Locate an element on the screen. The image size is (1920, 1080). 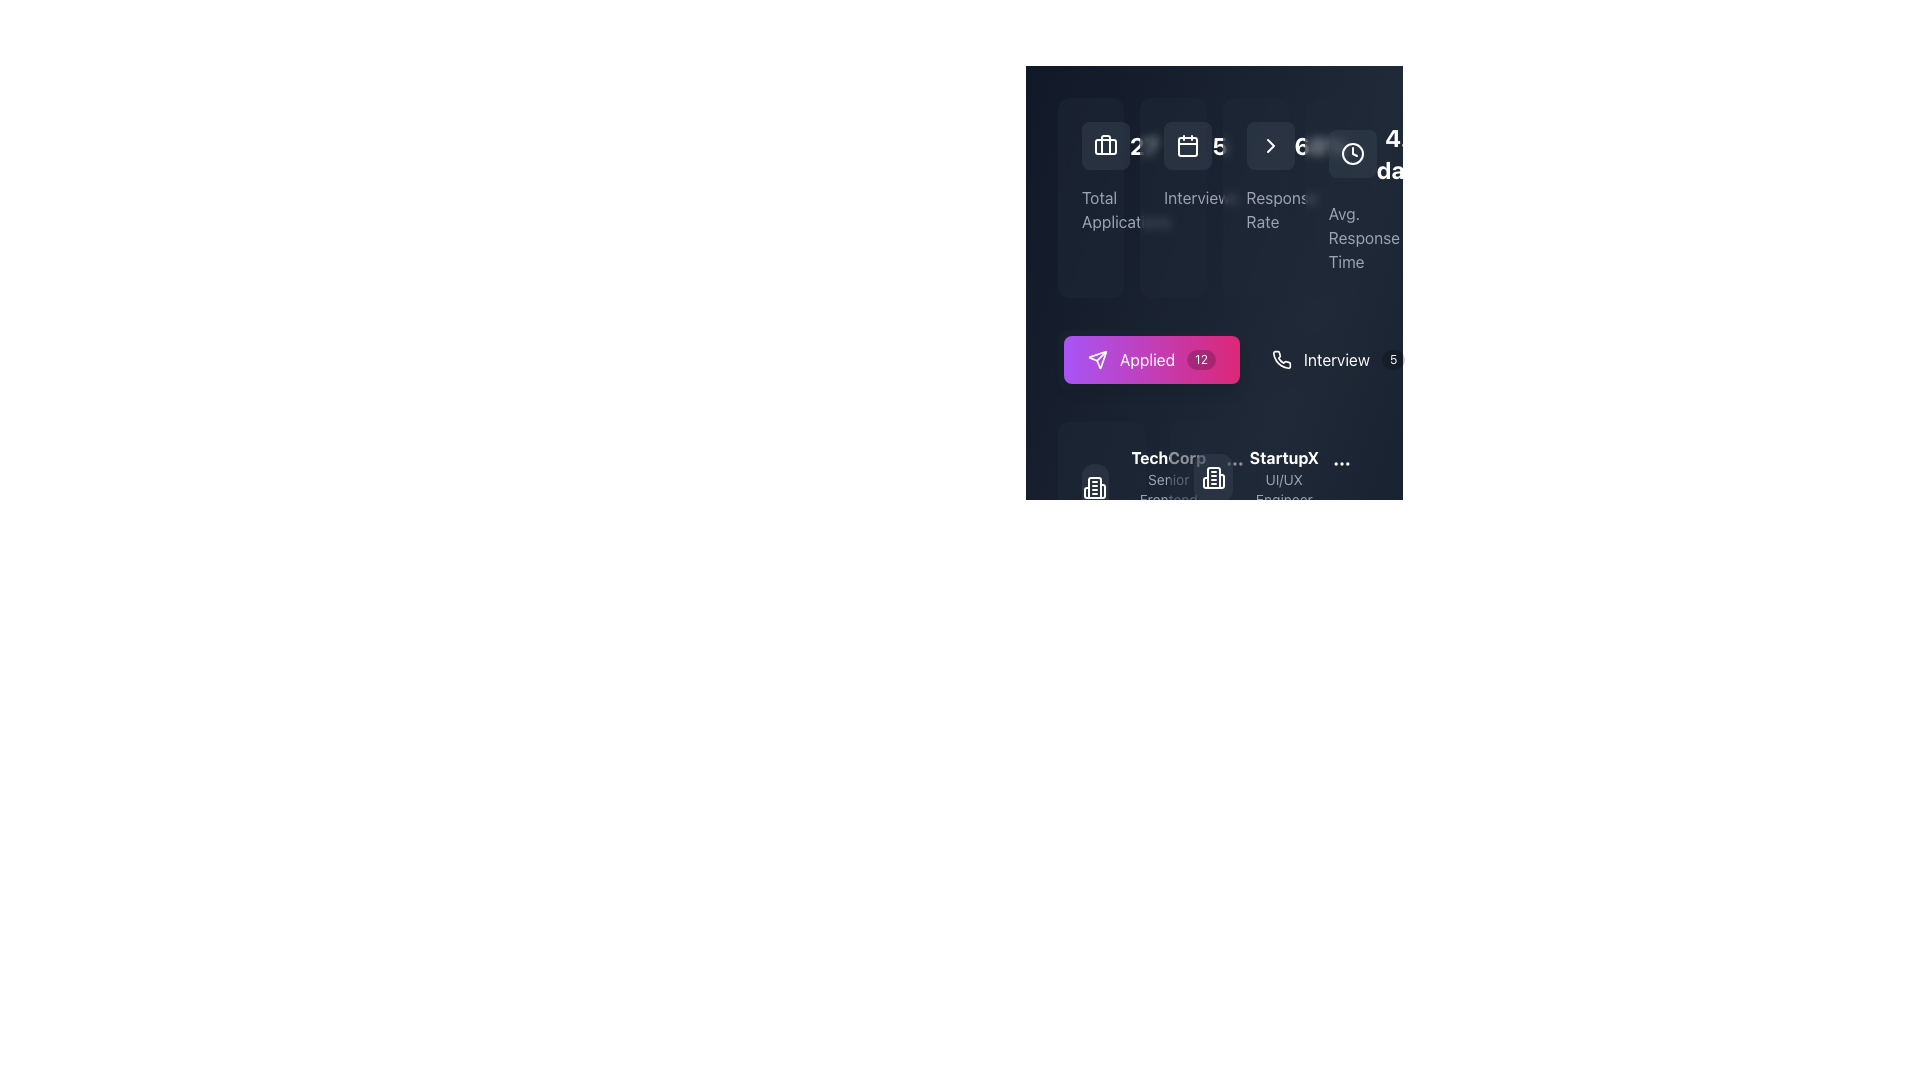
the Chevron Button (right-arrow) located beside the percentage value '68%' is located at coordinates (1269, 145).